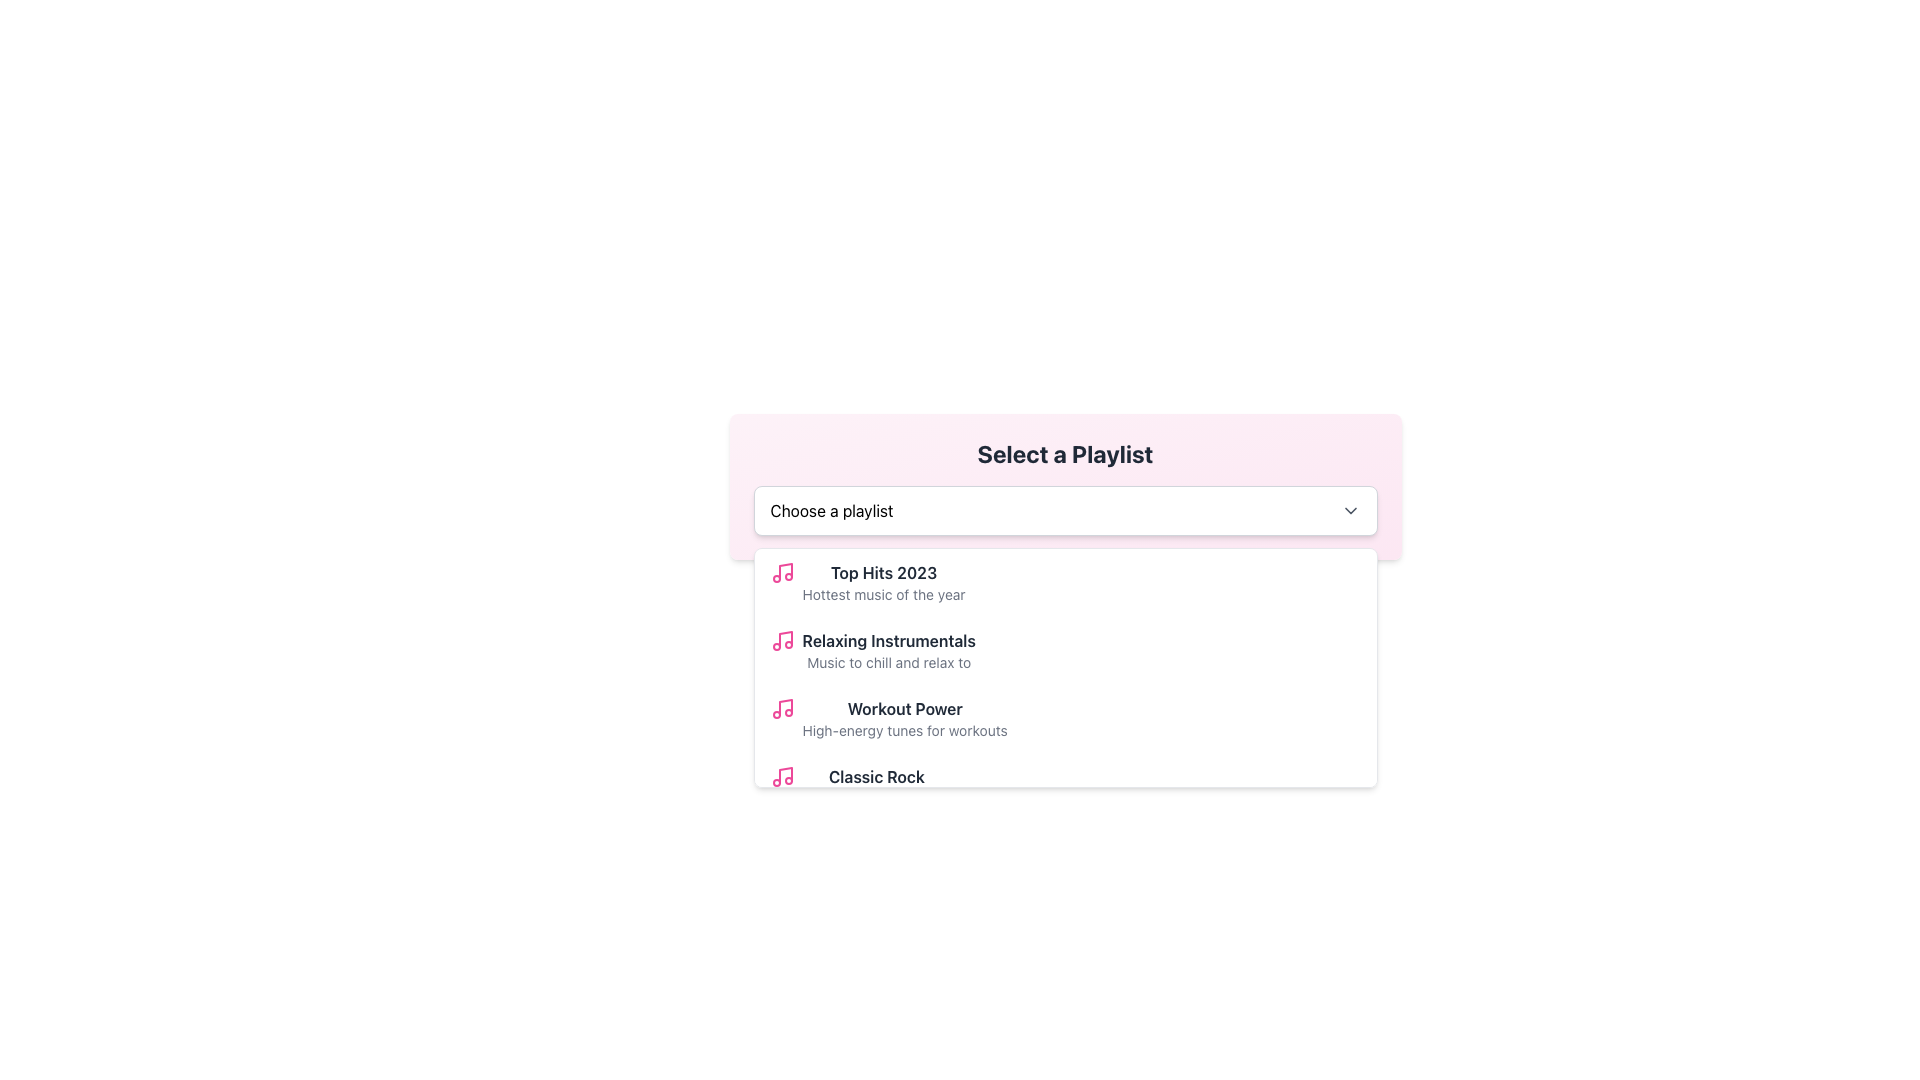  What do you see at coordinates (781, 573) in the screenshot?
I see `the first icon representing the 'Top Hits 2023' playlist option in the playlist dropdown` at bounding box center [781, 573].